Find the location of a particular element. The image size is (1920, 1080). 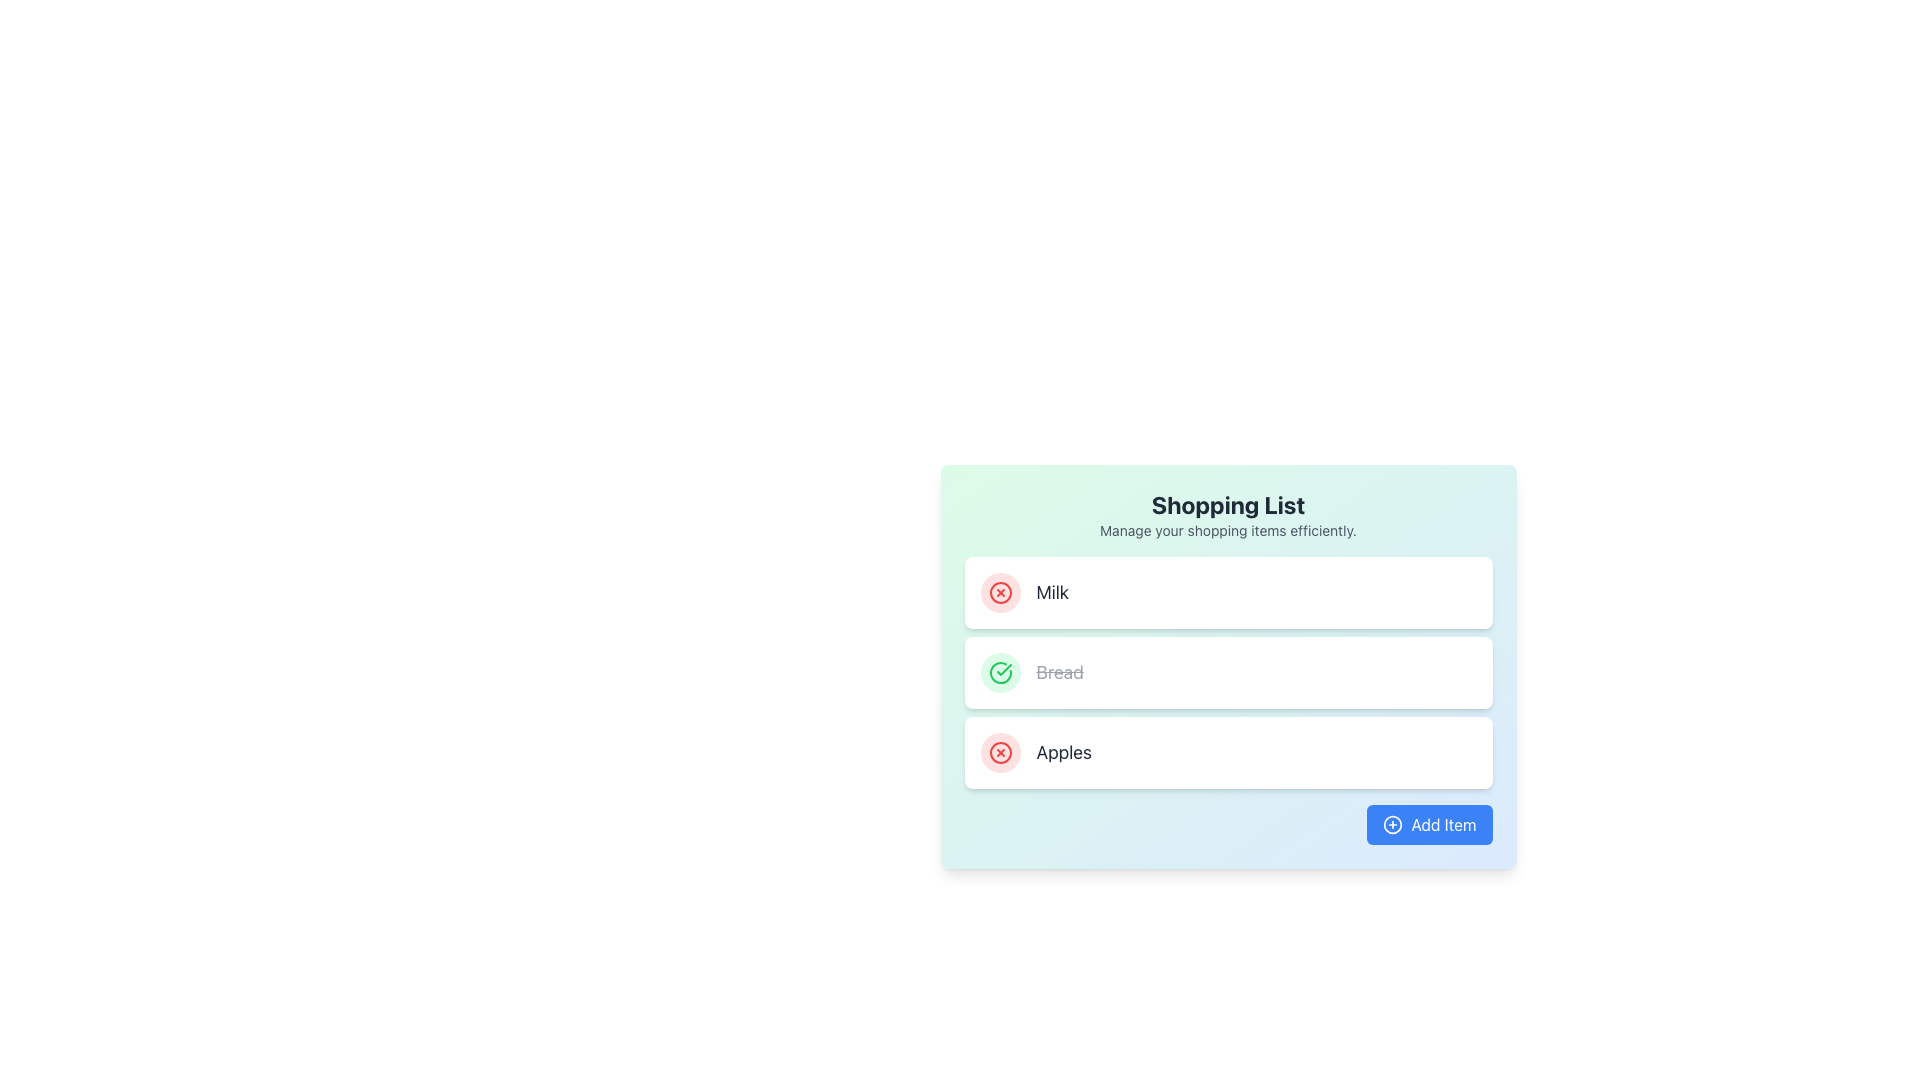

the blue rectangular 'Add Item' button located at the bottom right of the shopping list interface is located at coordinates (1429, 825).